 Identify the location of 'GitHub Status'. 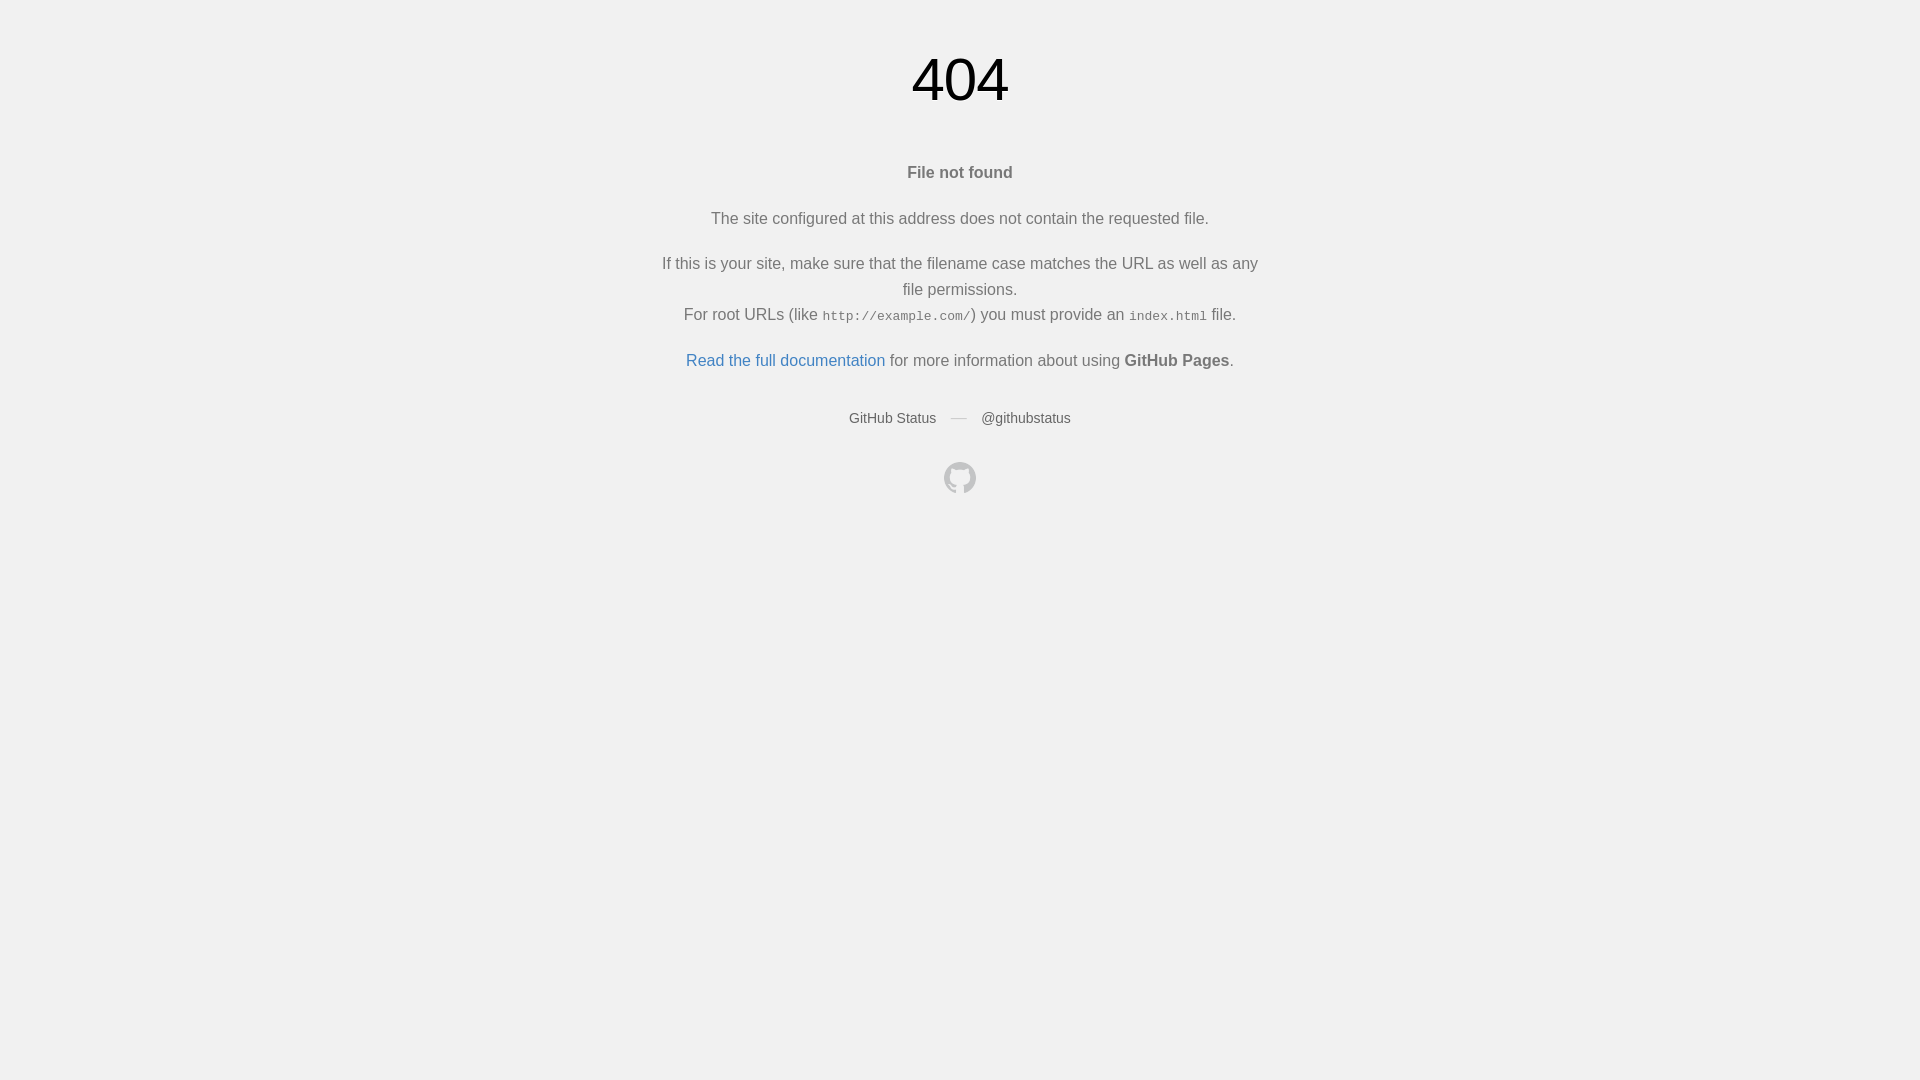
(849, 416).